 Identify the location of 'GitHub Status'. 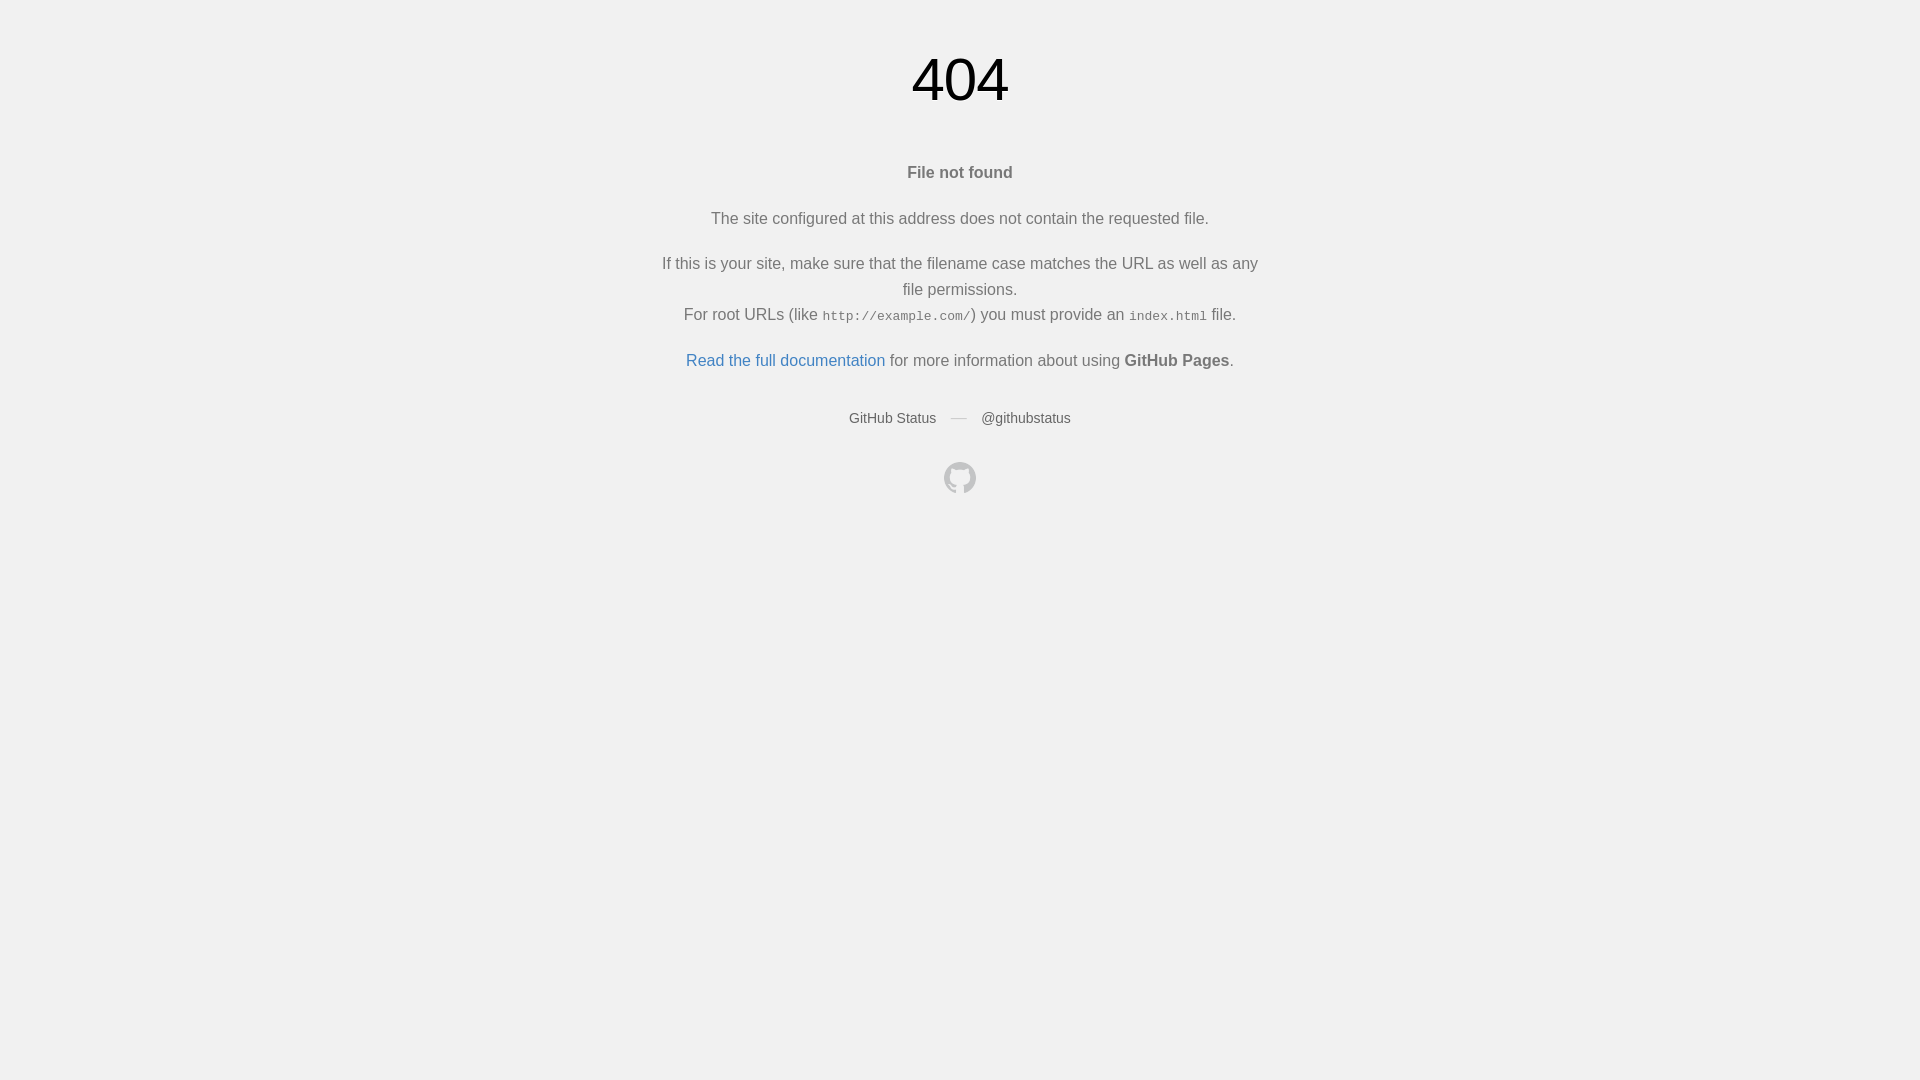
(849, 416).